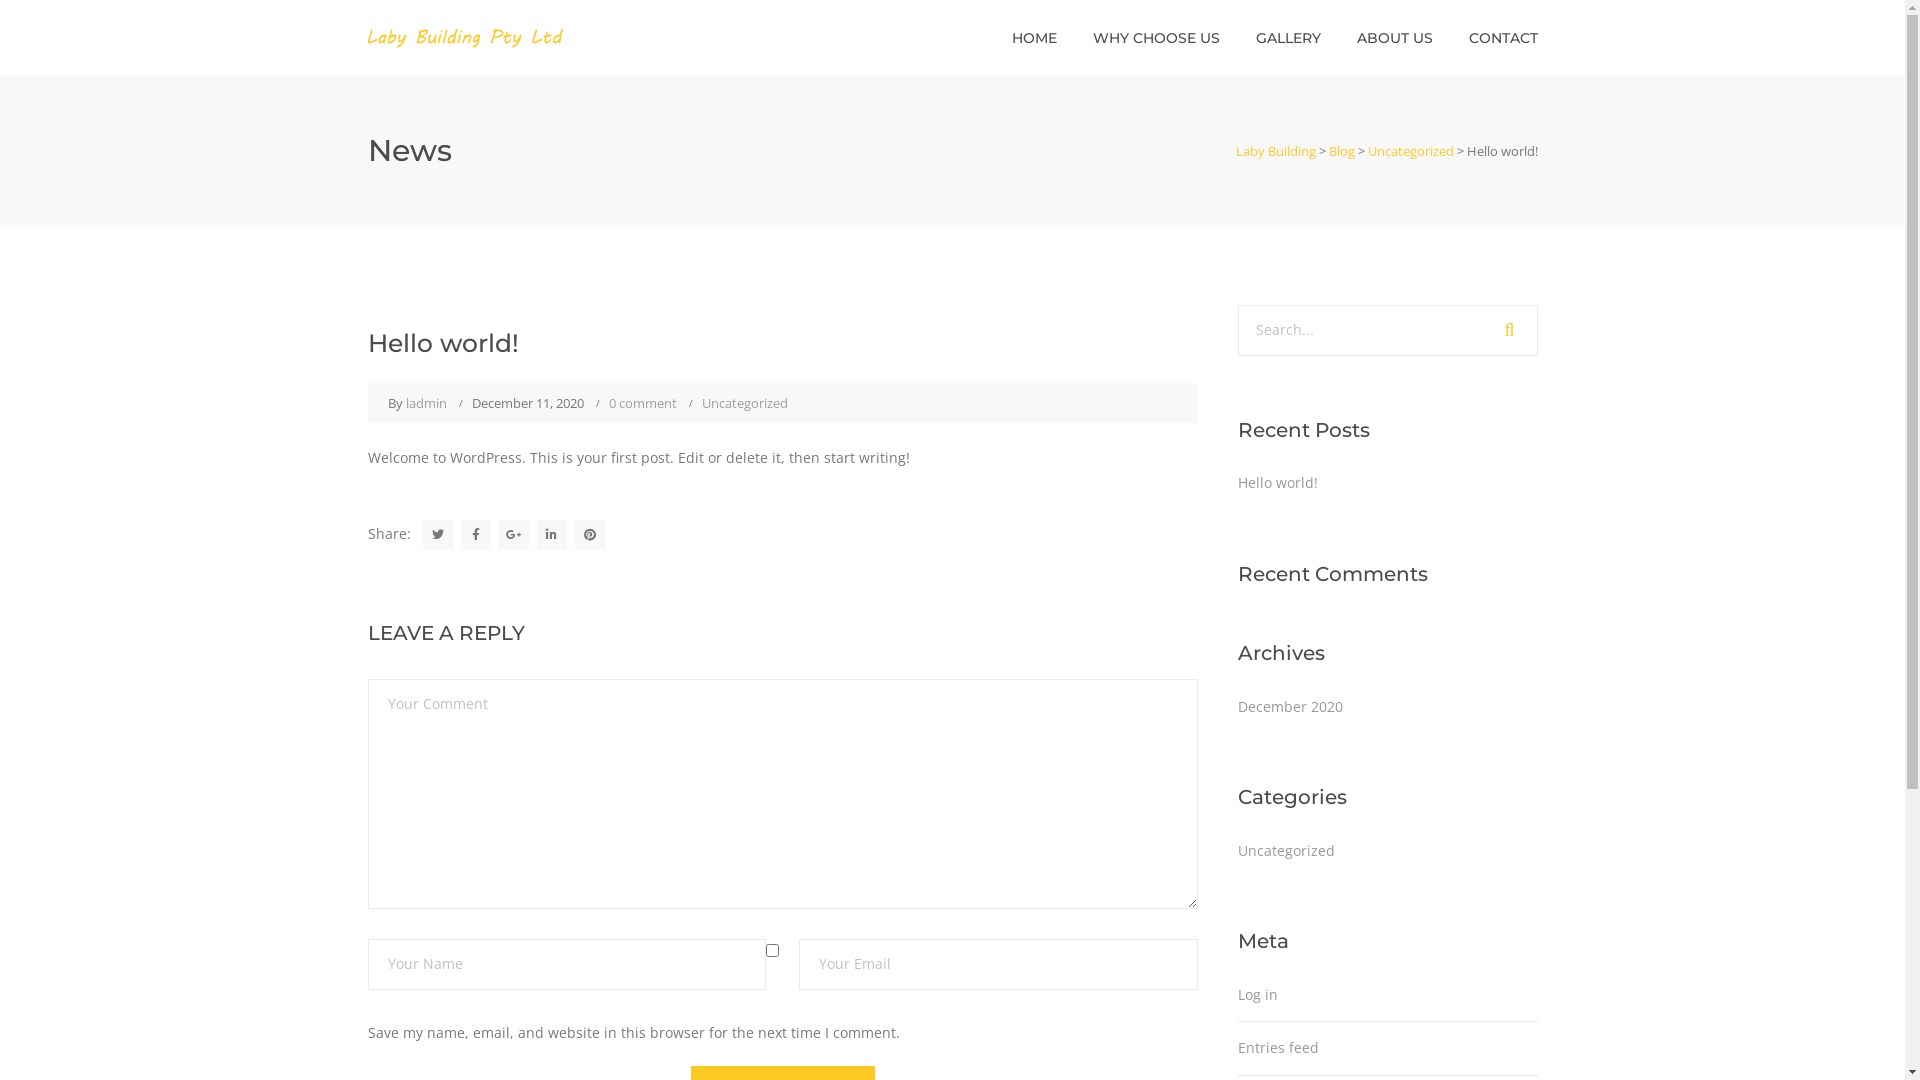 The image size is (1920, 1080). Describe the element at coordinates (1288, 38) in the screenshot. I see `'GALLERY'` at that location.